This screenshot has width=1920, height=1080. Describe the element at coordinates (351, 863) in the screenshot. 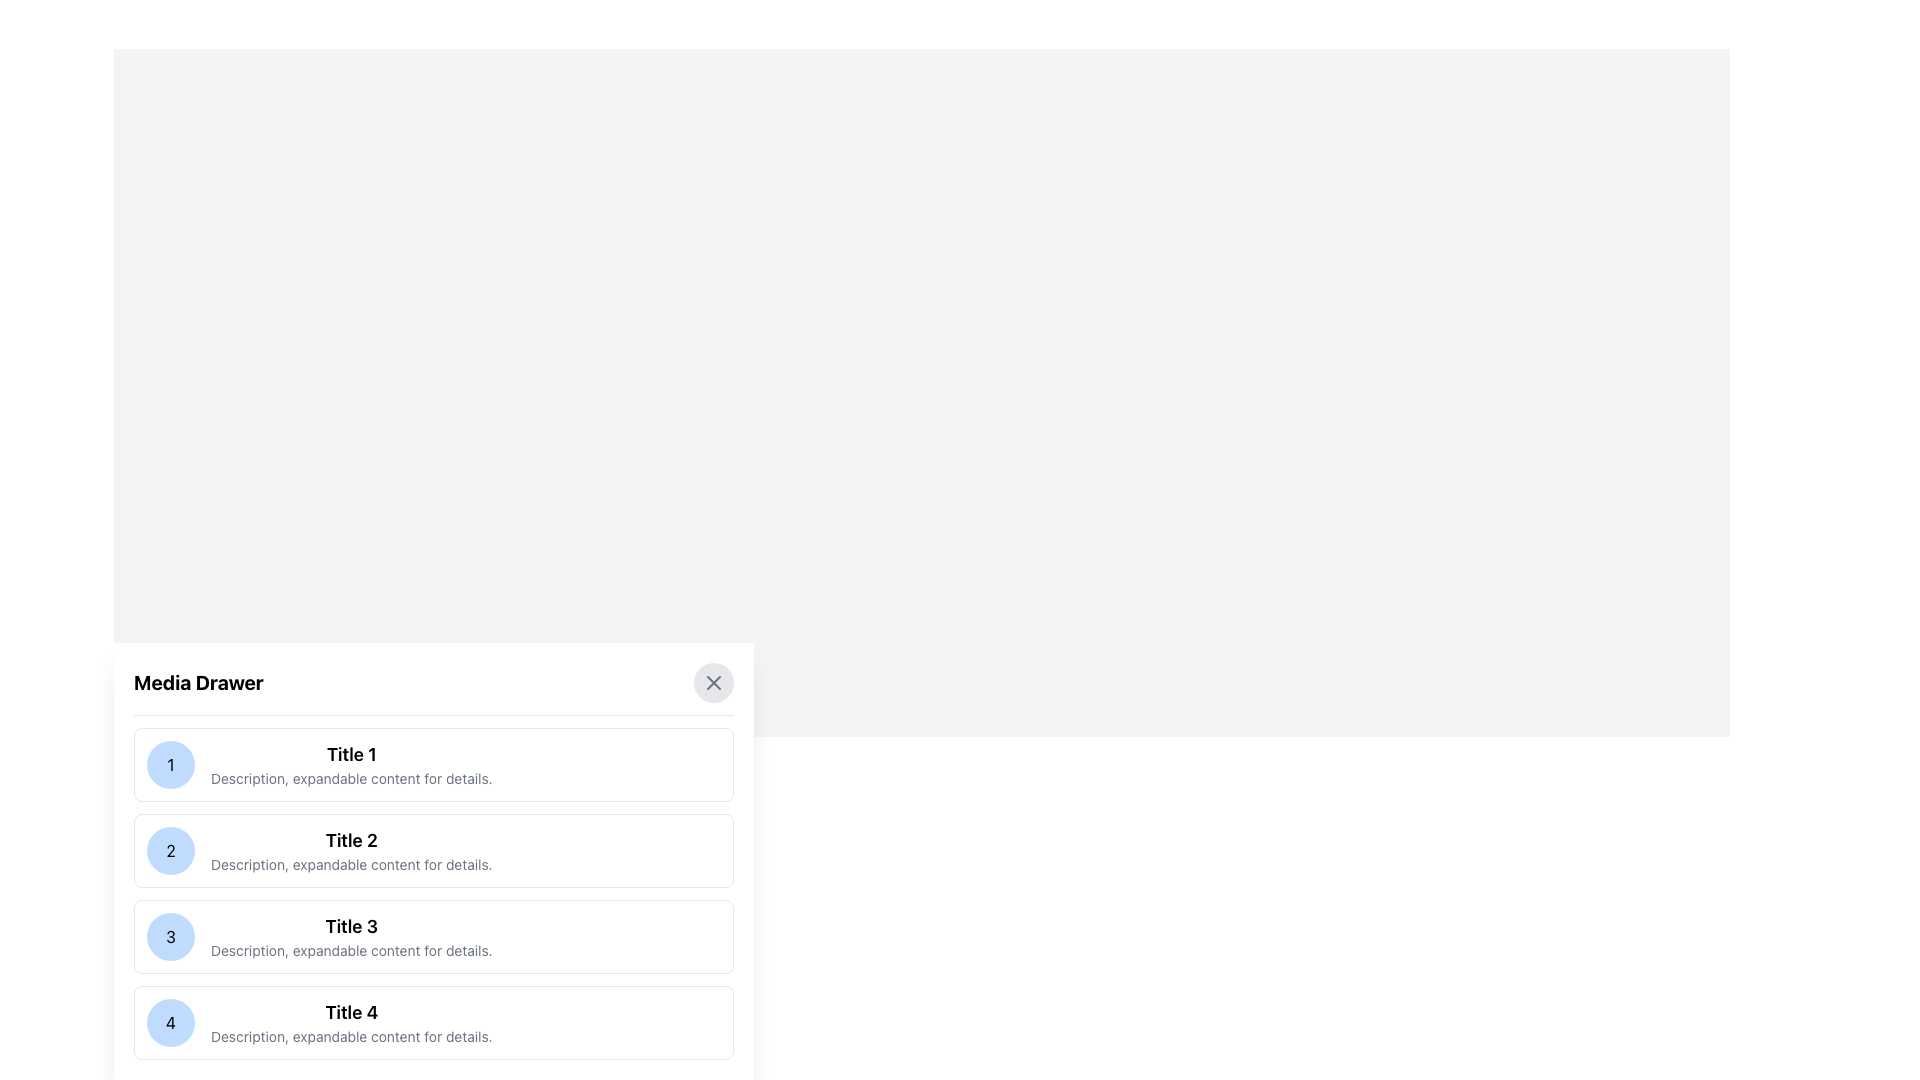

I see `the static text content located below the main title in the 'Title 2' section, which is styled with gray color and smaller font size, as the second line in a vertically stacked list` at that location.